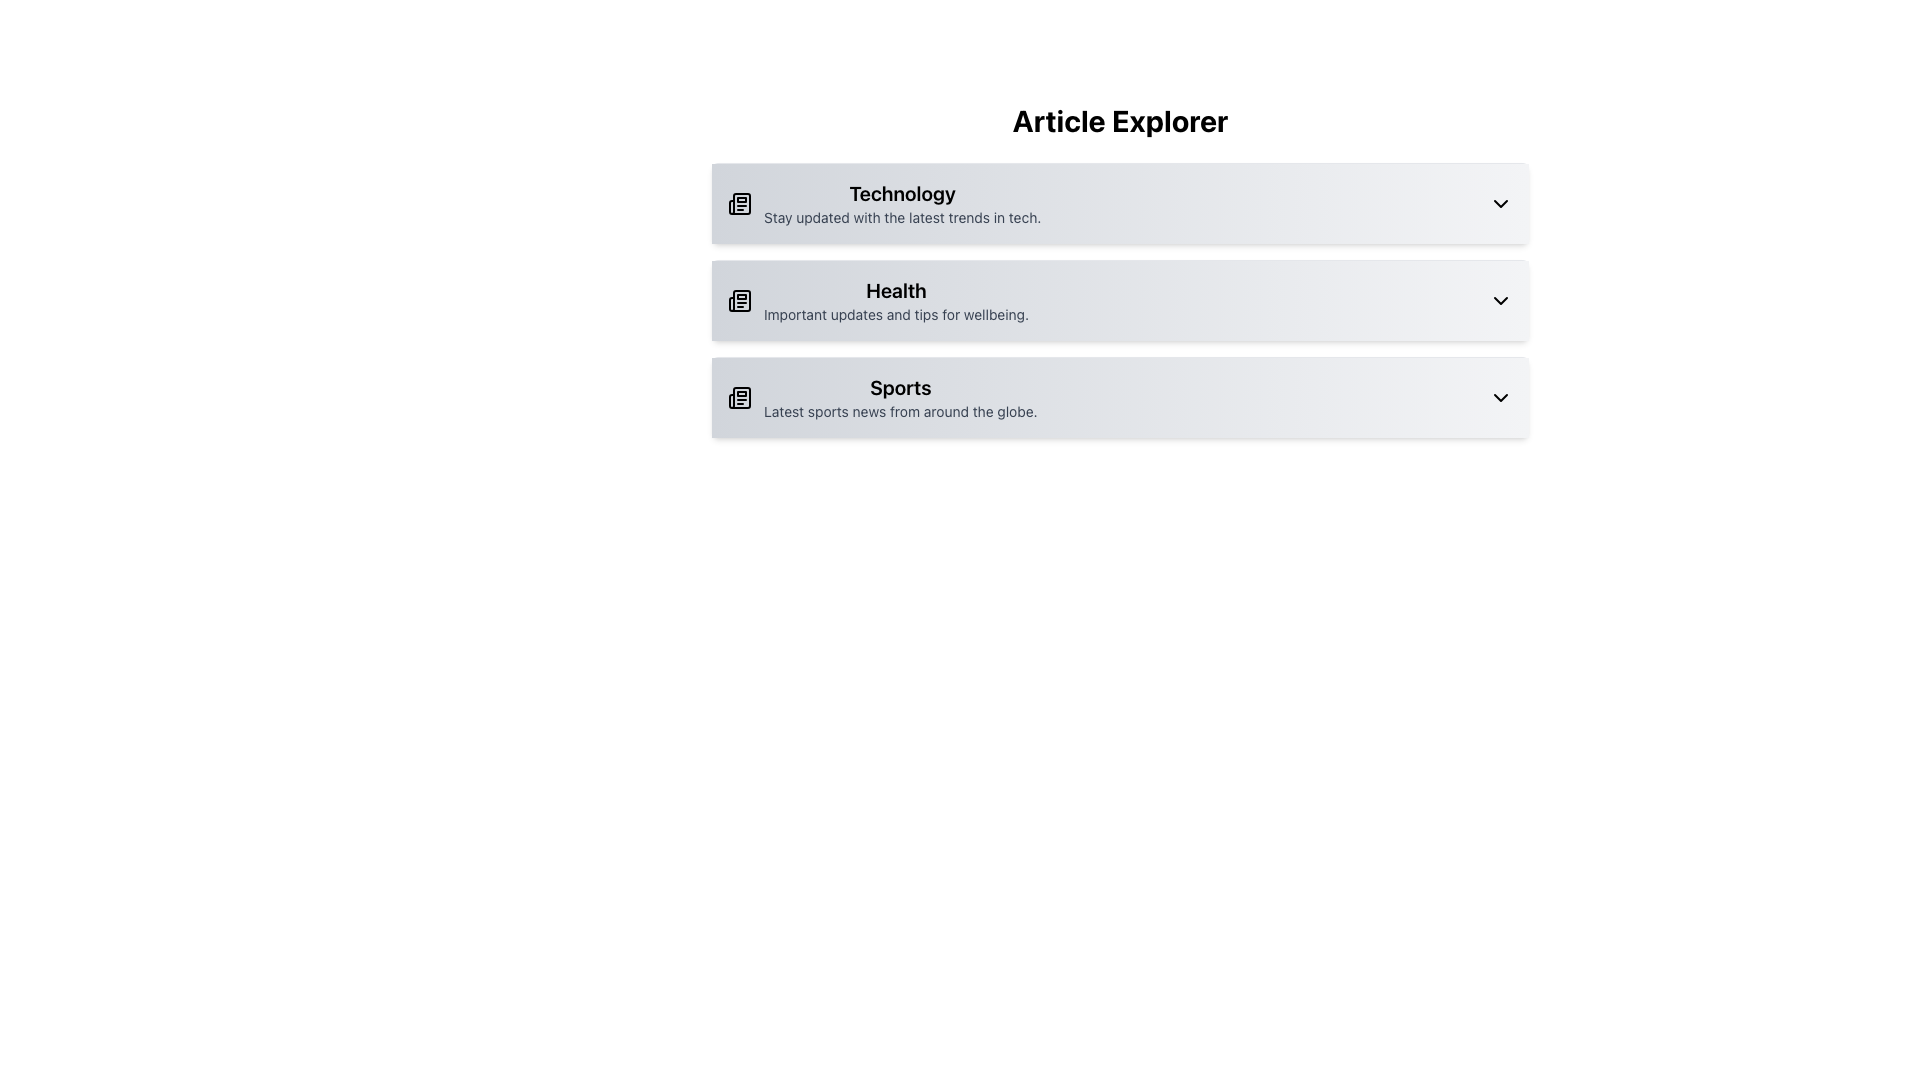 The width and height of the screenshot is (1920, 1080). What do you see at coordinates (901, 218) in the screenshot?
I see `the descriptive text element located below the 'Technology' heading in the 'Article Explorer' section` at bounding box center [901, 218].